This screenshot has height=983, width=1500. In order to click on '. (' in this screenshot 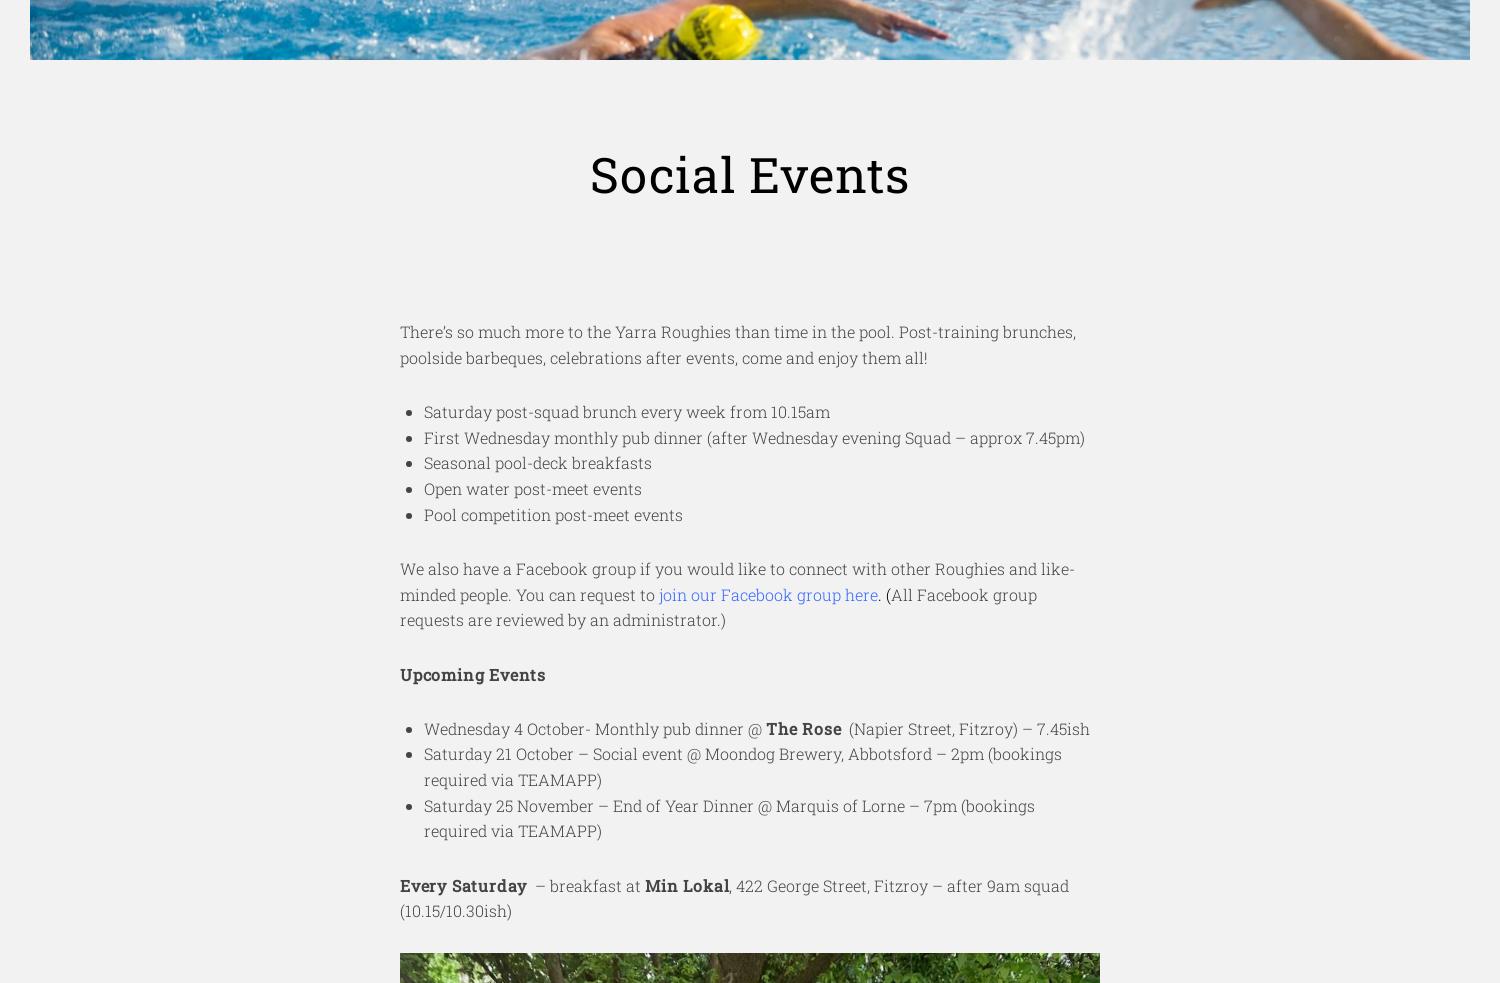, I will do `click(884, 593)`.